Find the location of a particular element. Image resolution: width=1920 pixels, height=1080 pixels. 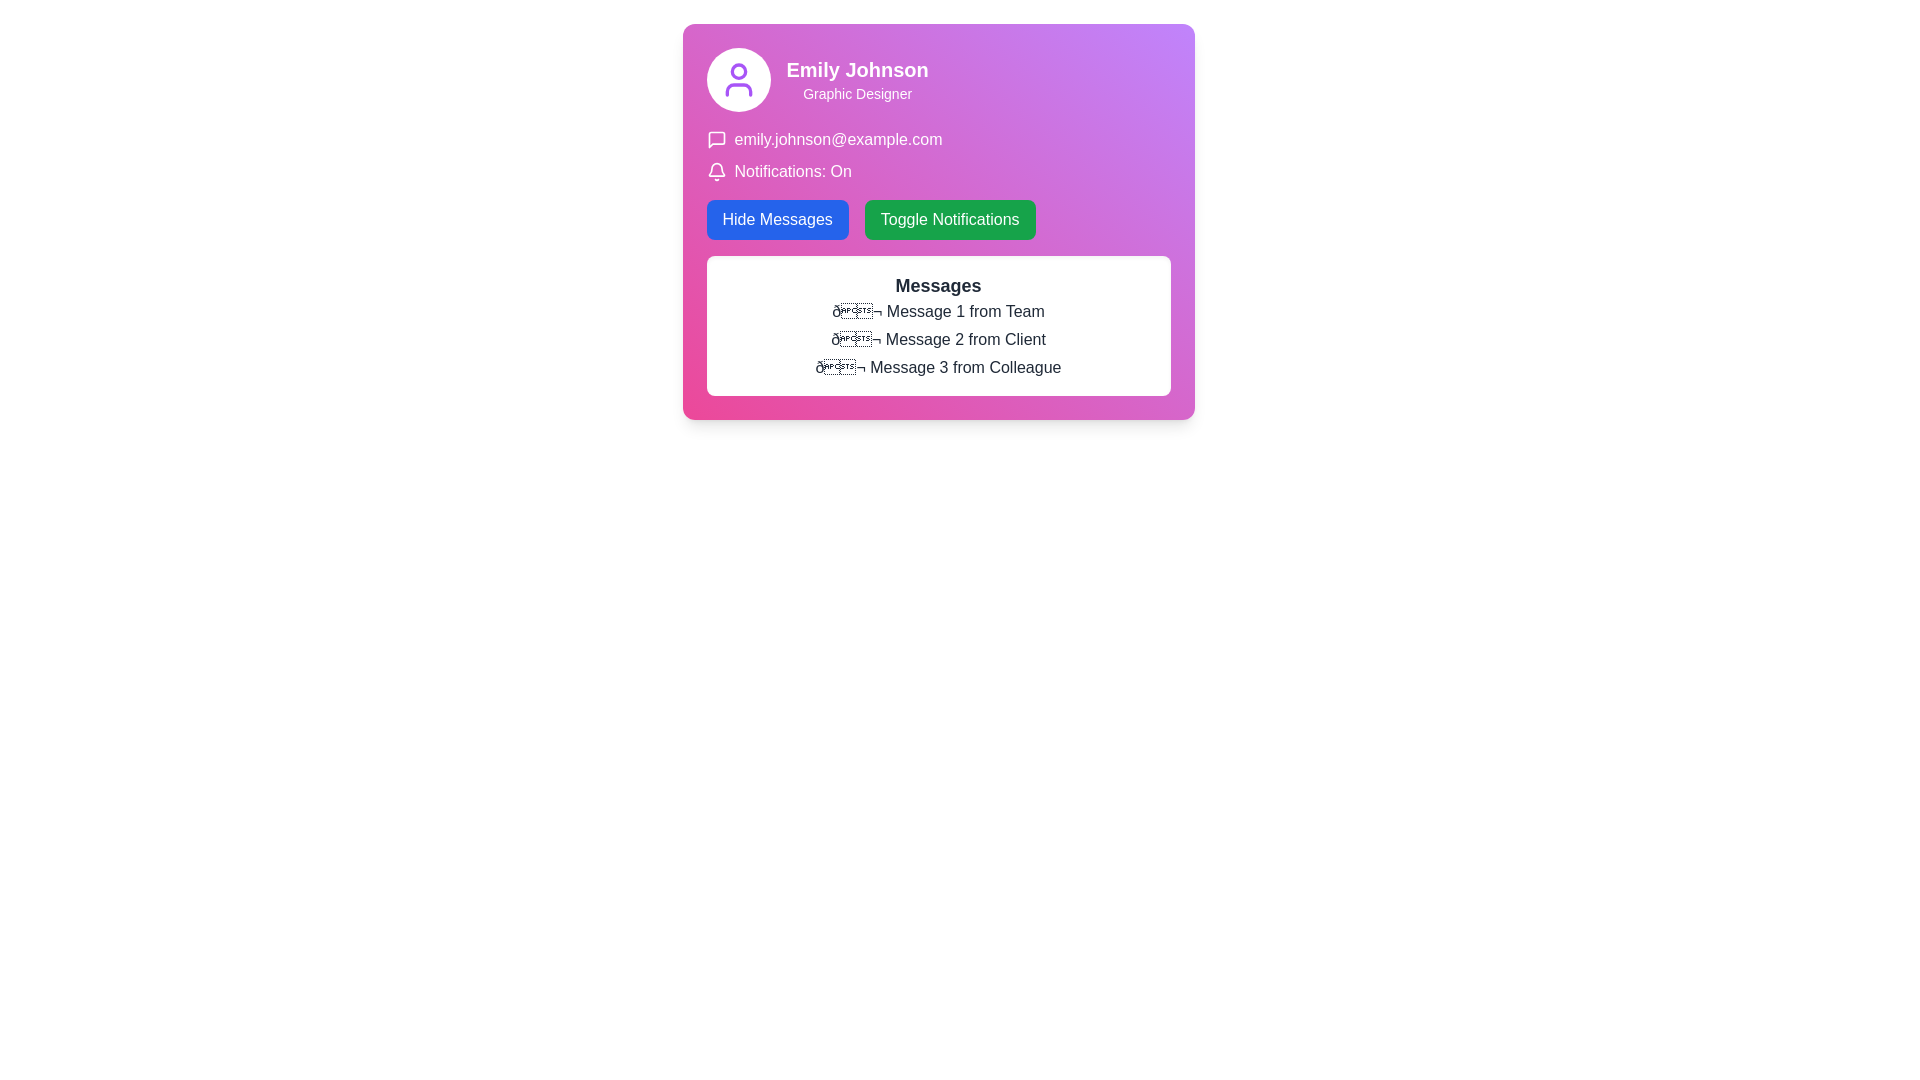

the static text label indicating the current state of notifications, which displays 'On', located to the right of the bell icon and beneath the user's email address is located at coordinates (792, 171).